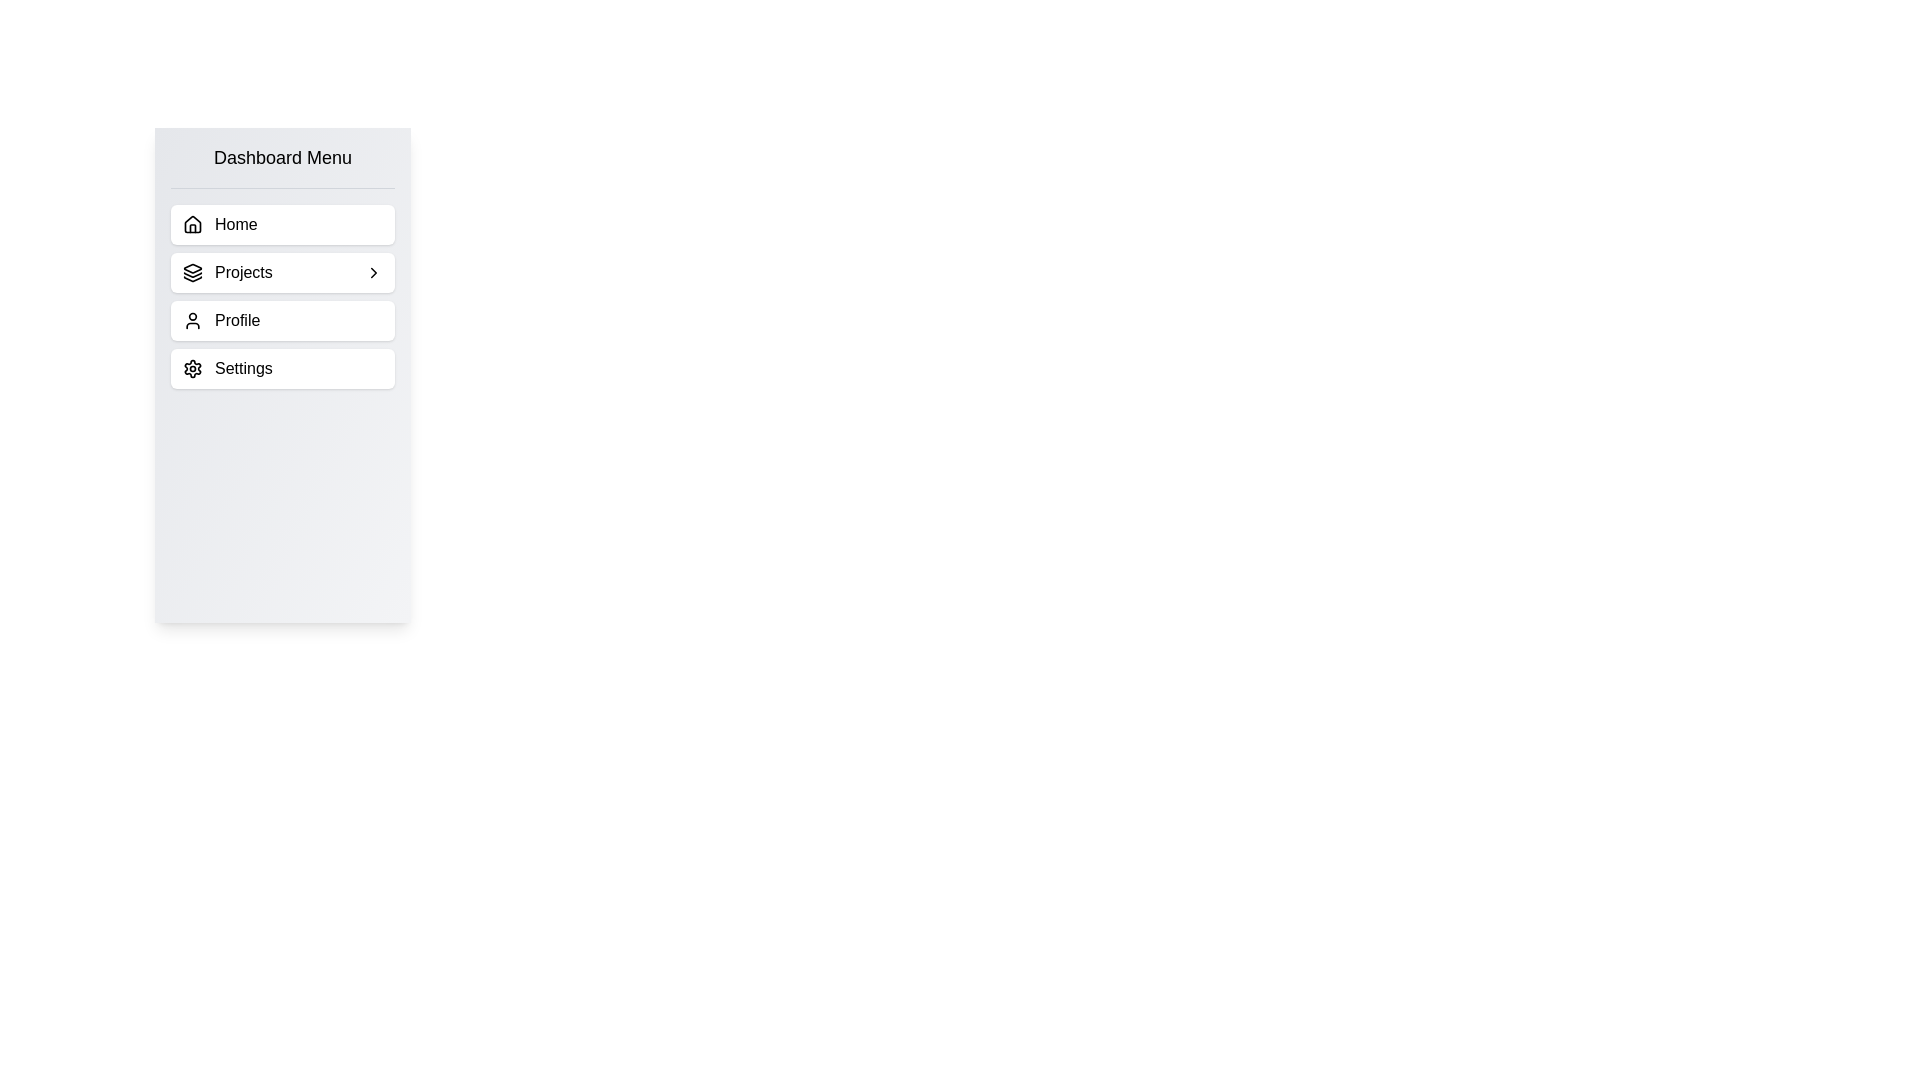 The height and width of the screenshot is (1080, 1920). What do you see at coordinates (221, 319) in the screenshot?
I see `the Navigation Menu Item located in the third row of the vertical navigation menu, which leads to the user's profile section` at bounding box center [221, 319].